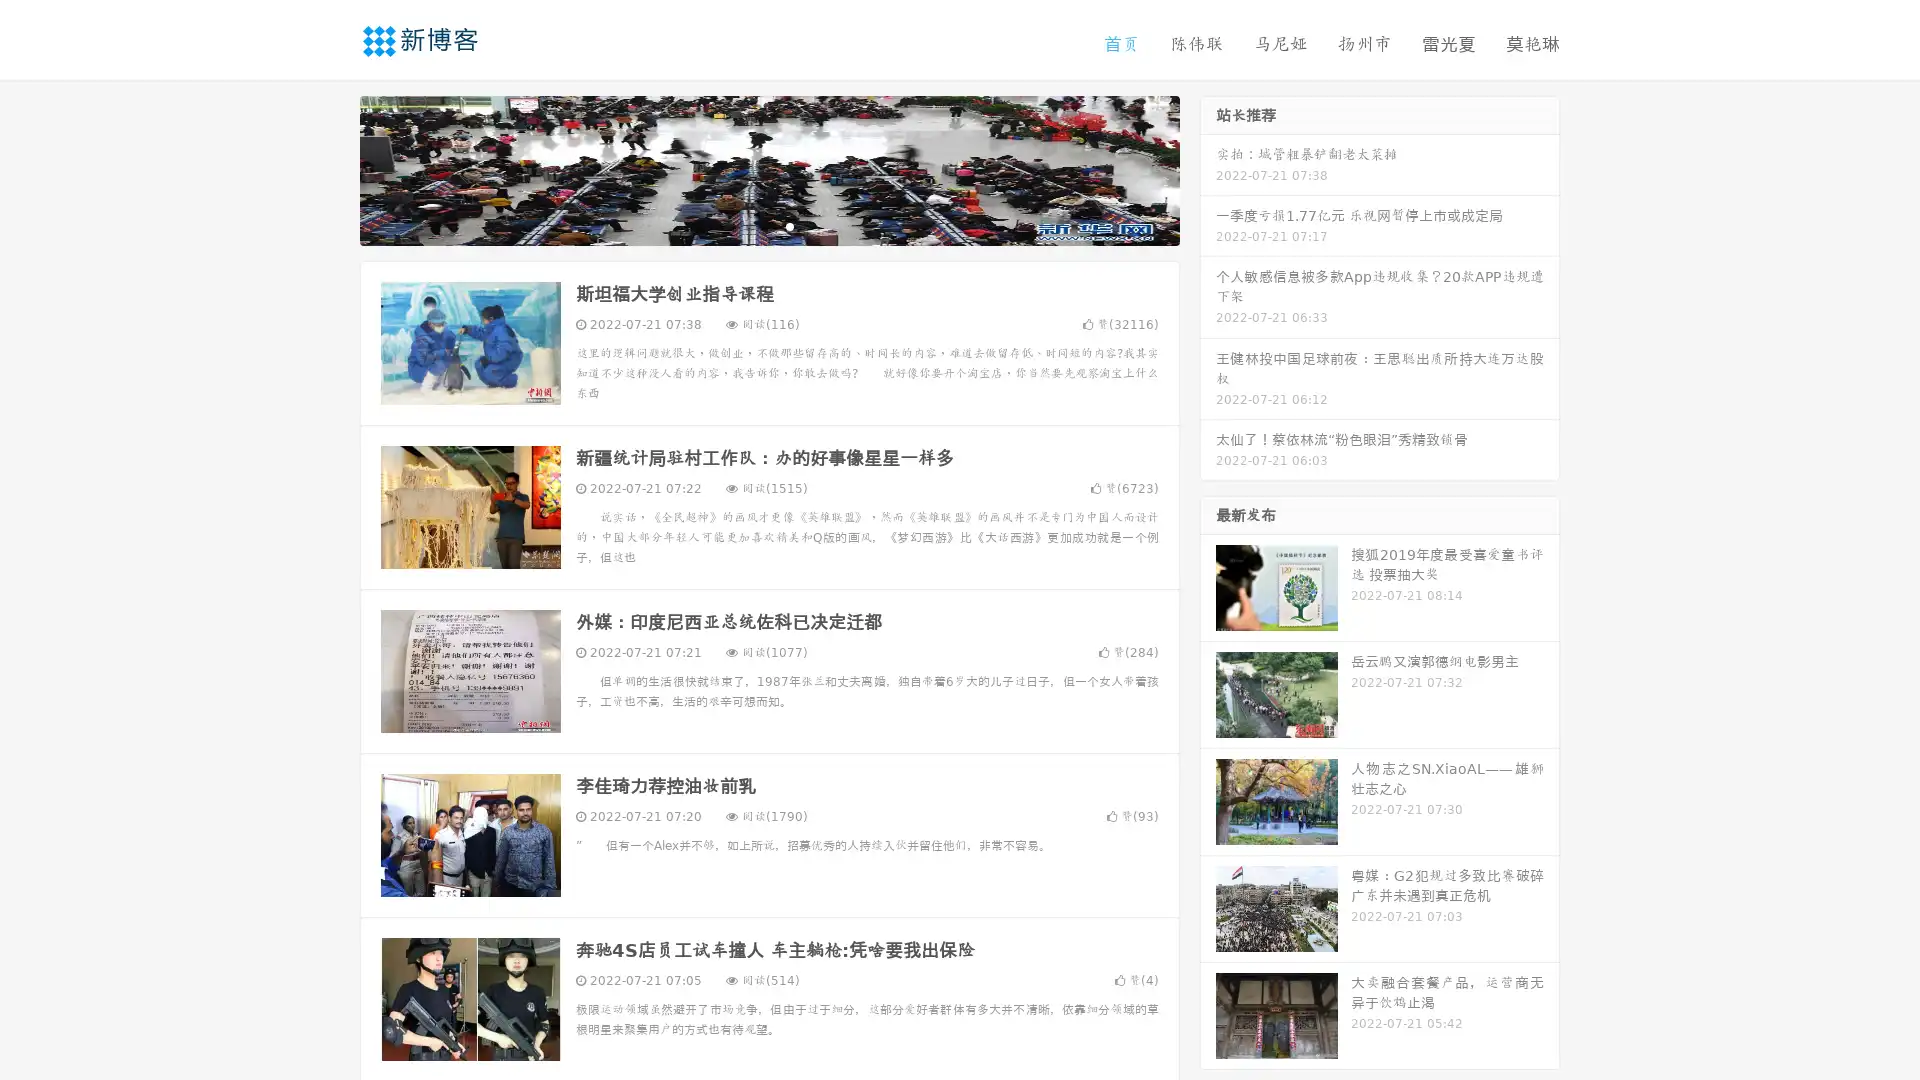 Image resolution: width=1920 pixels, height=1080 pixels. What do you see at coordinates (330, 168) in the screenshot?
I see `Previous slide` at bounding box center [330, 168].